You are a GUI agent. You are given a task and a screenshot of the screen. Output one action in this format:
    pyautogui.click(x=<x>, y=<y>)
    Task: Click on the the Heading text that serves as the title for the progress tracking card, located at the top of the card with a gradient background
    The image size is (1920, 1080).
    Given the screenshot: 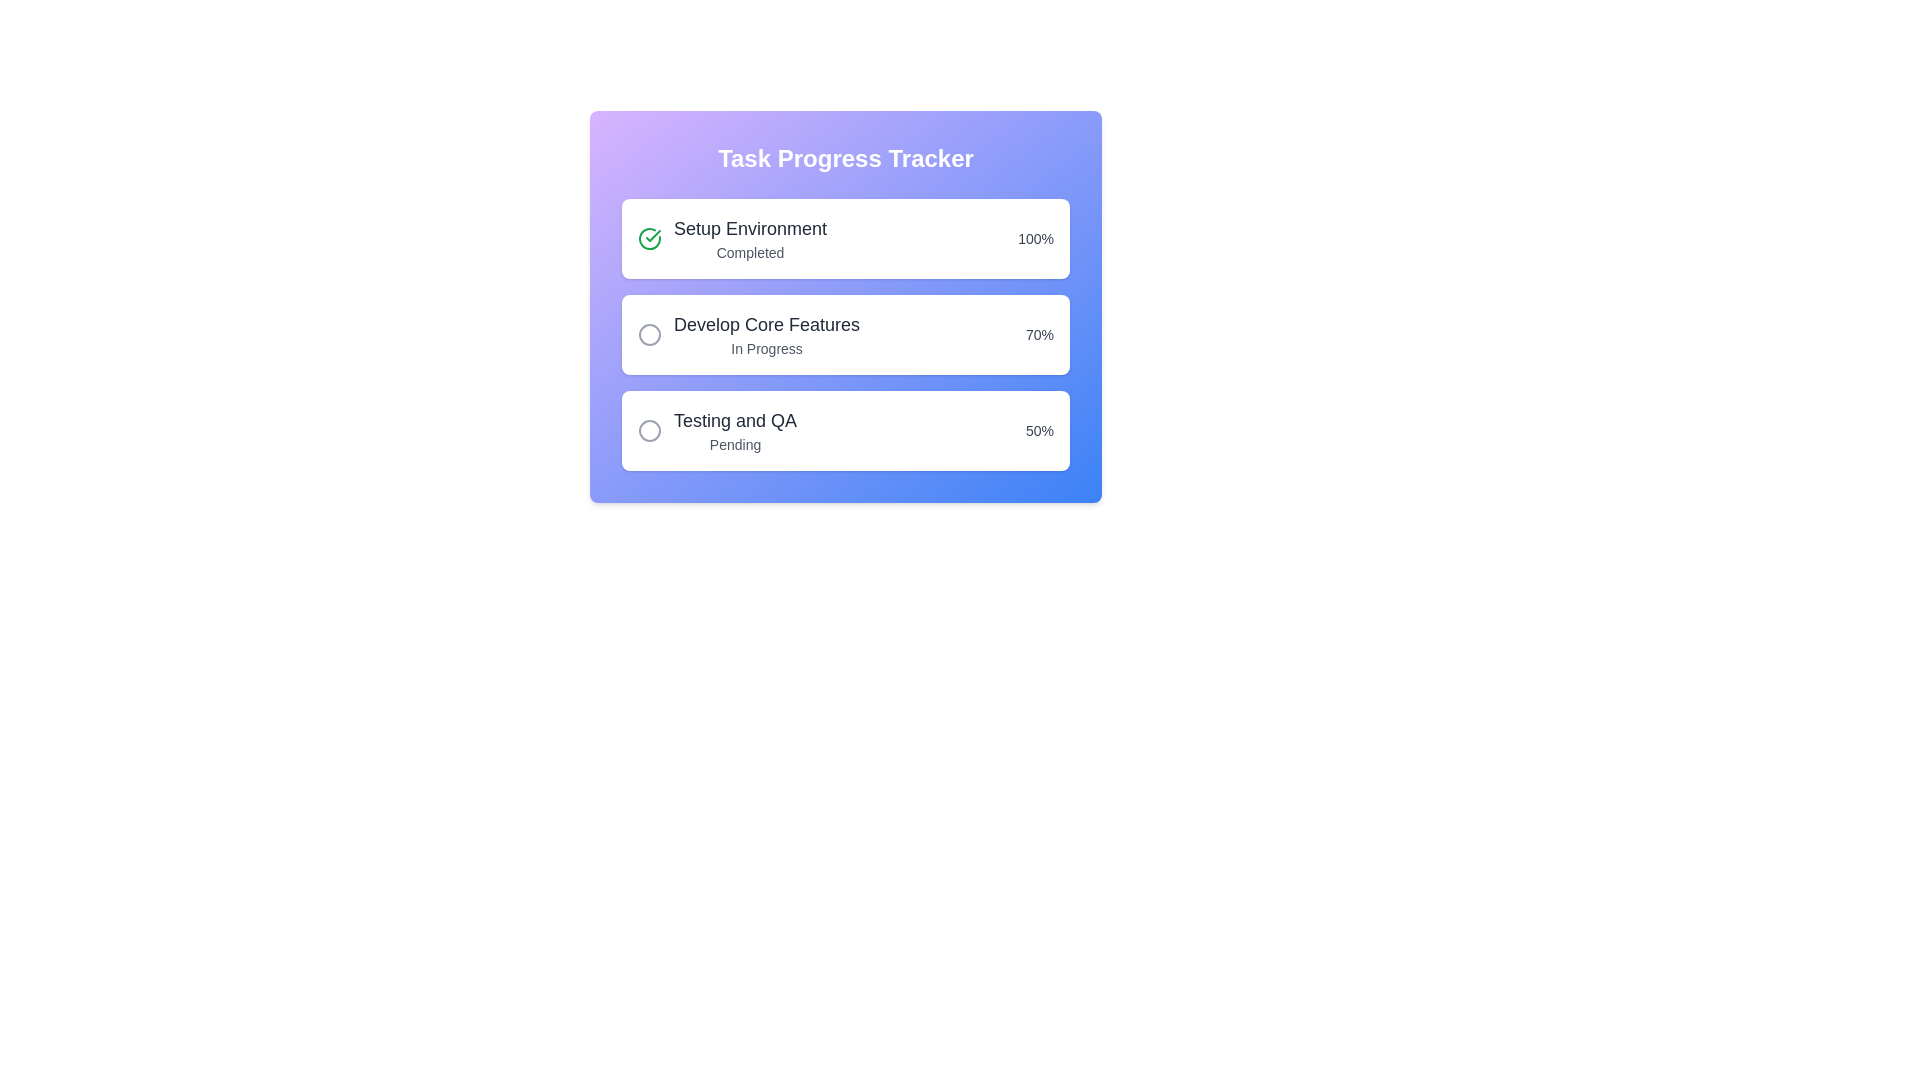 What is the action you would take?
    pyautogui.click(x=845, y=157)
    